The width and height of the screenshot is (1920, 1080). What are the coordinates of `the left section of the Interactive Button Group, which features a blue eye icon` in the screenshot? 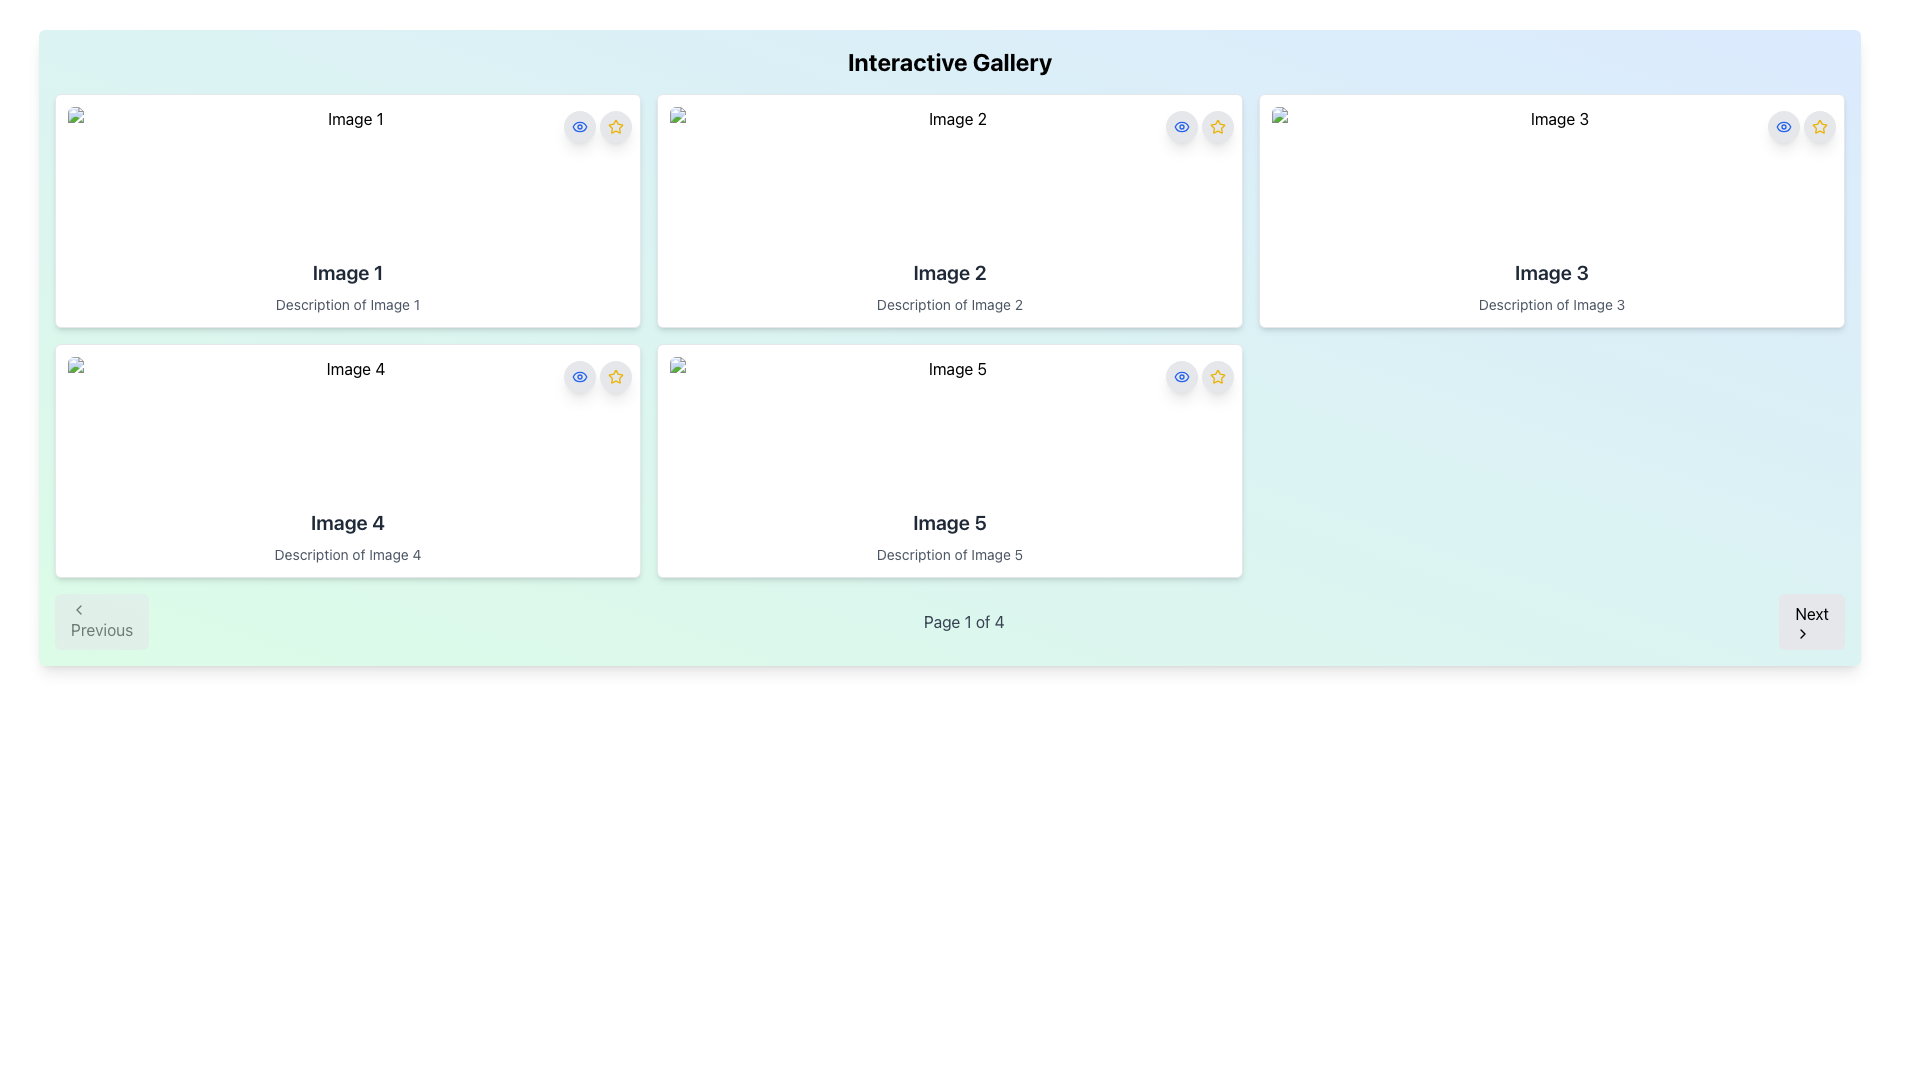 It's located at (597, 127).